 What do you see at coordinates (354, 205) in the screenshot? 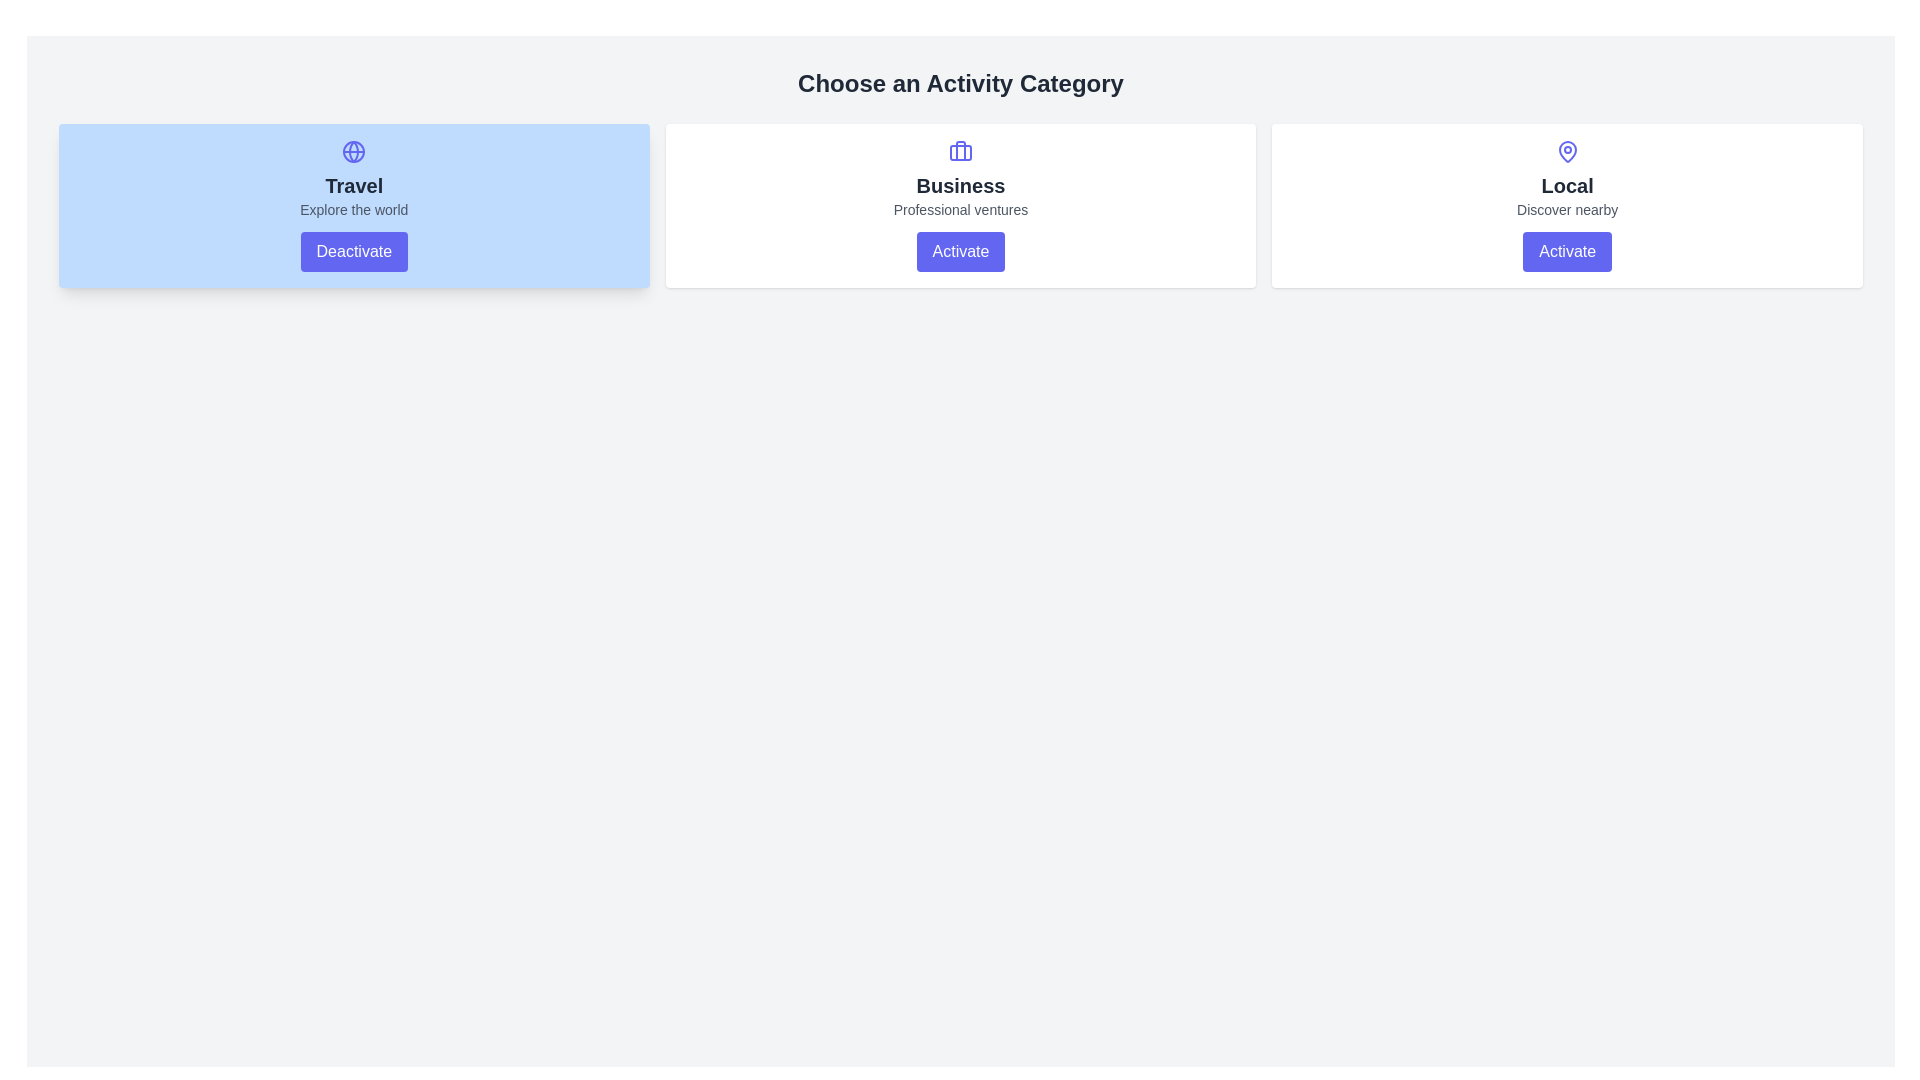
I see `the panel titled 'Travel' which contains a subtitle 'Explore the world' and a button labeled 'Deactivate'` at bounding box center [354, 205].